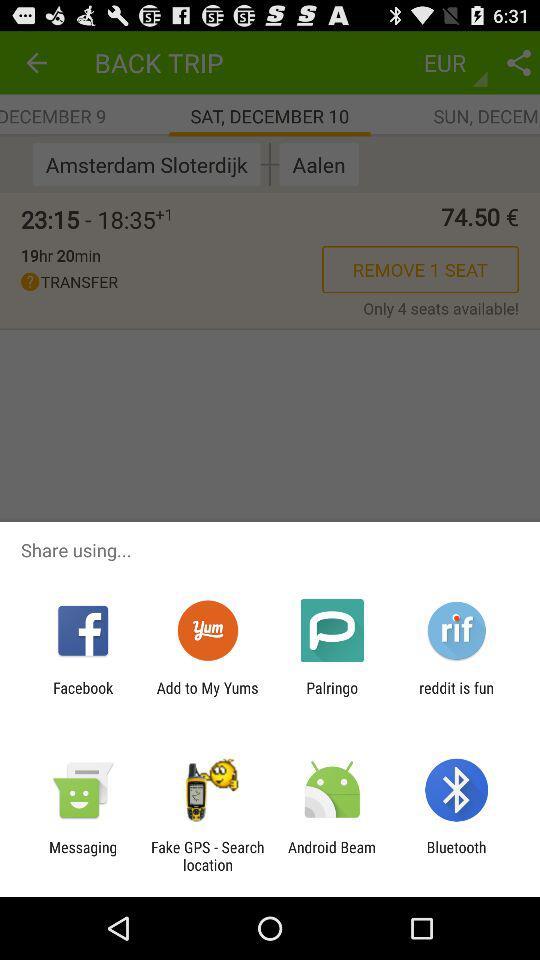 This screenshot has width=540, height=960. Describe the element at coordinates (82, 855) in the screenshot. I see `messaging` at that location.